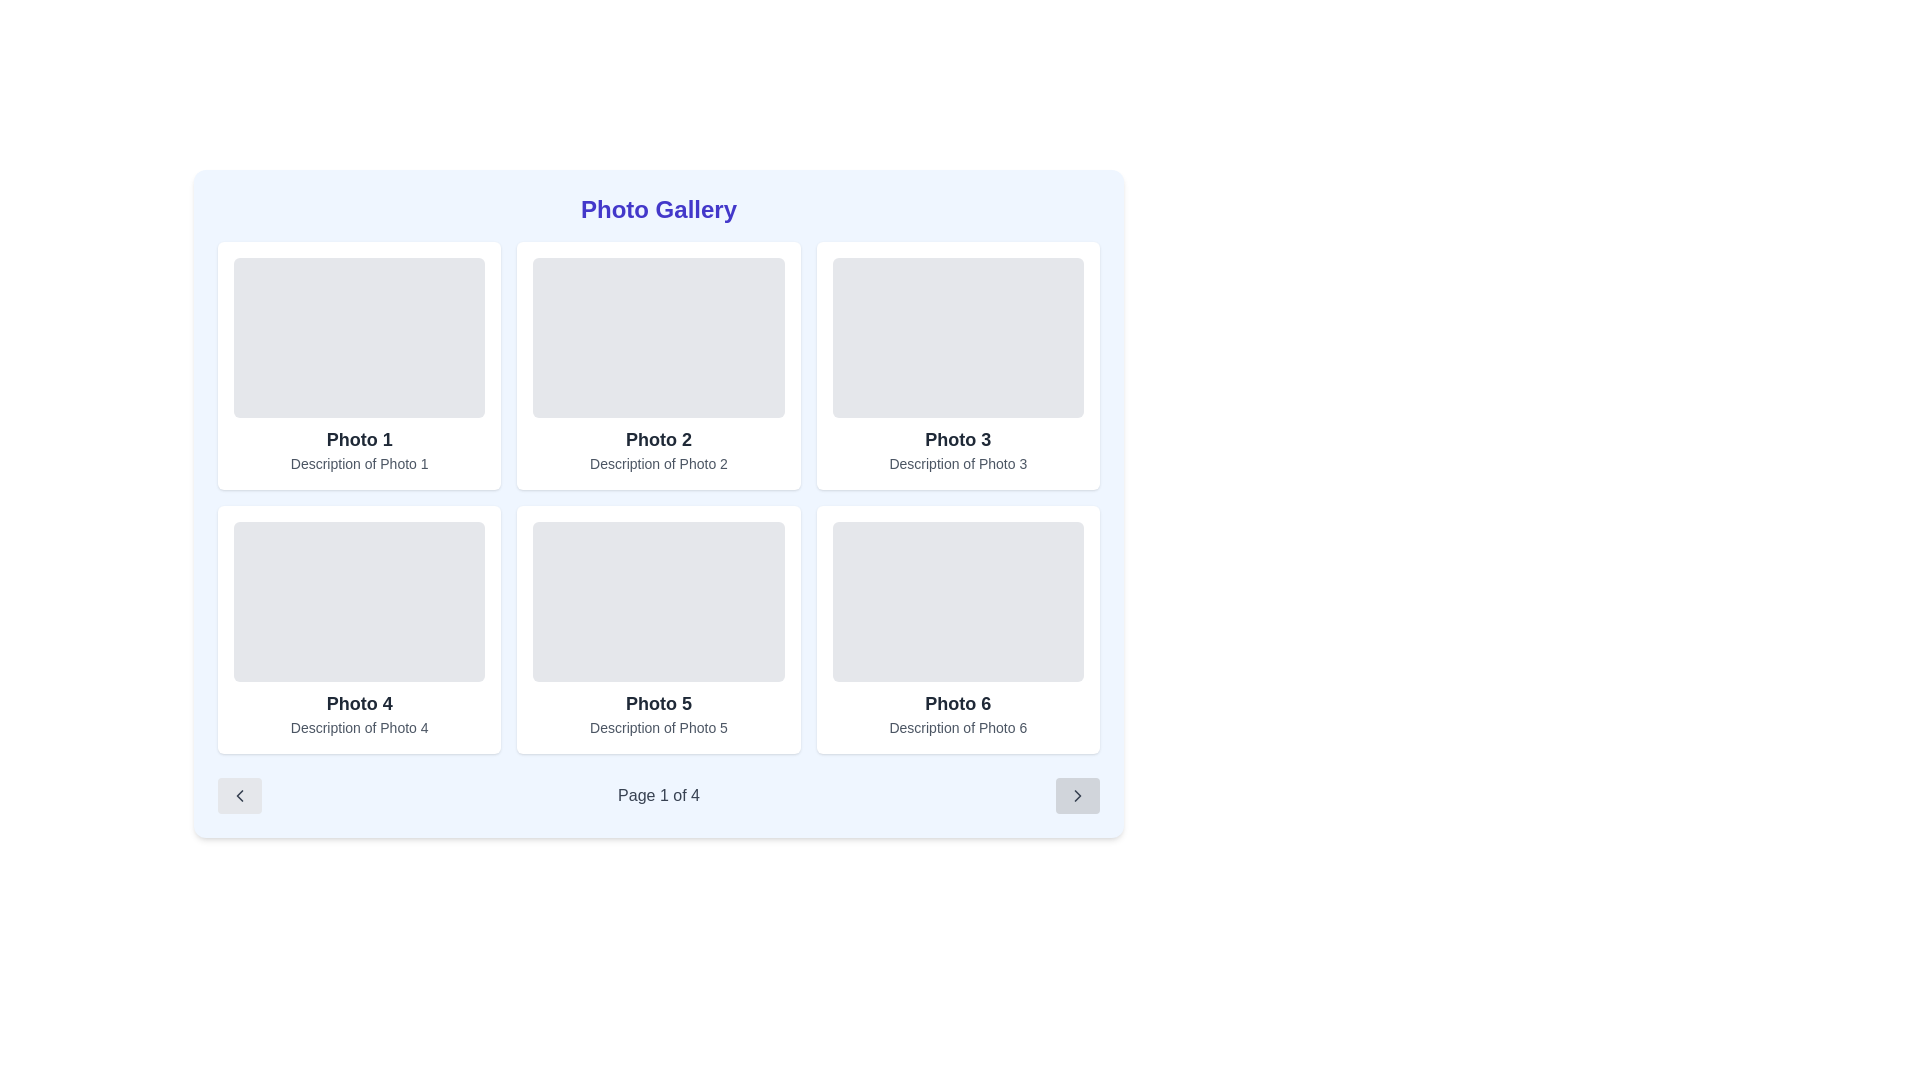 The image size is (1920, 1080). Describe the element at coordinates (240, 794) in the screenshot. I see `the Chevron Left icon located at the bottom-left corner of the content frame` at that location.